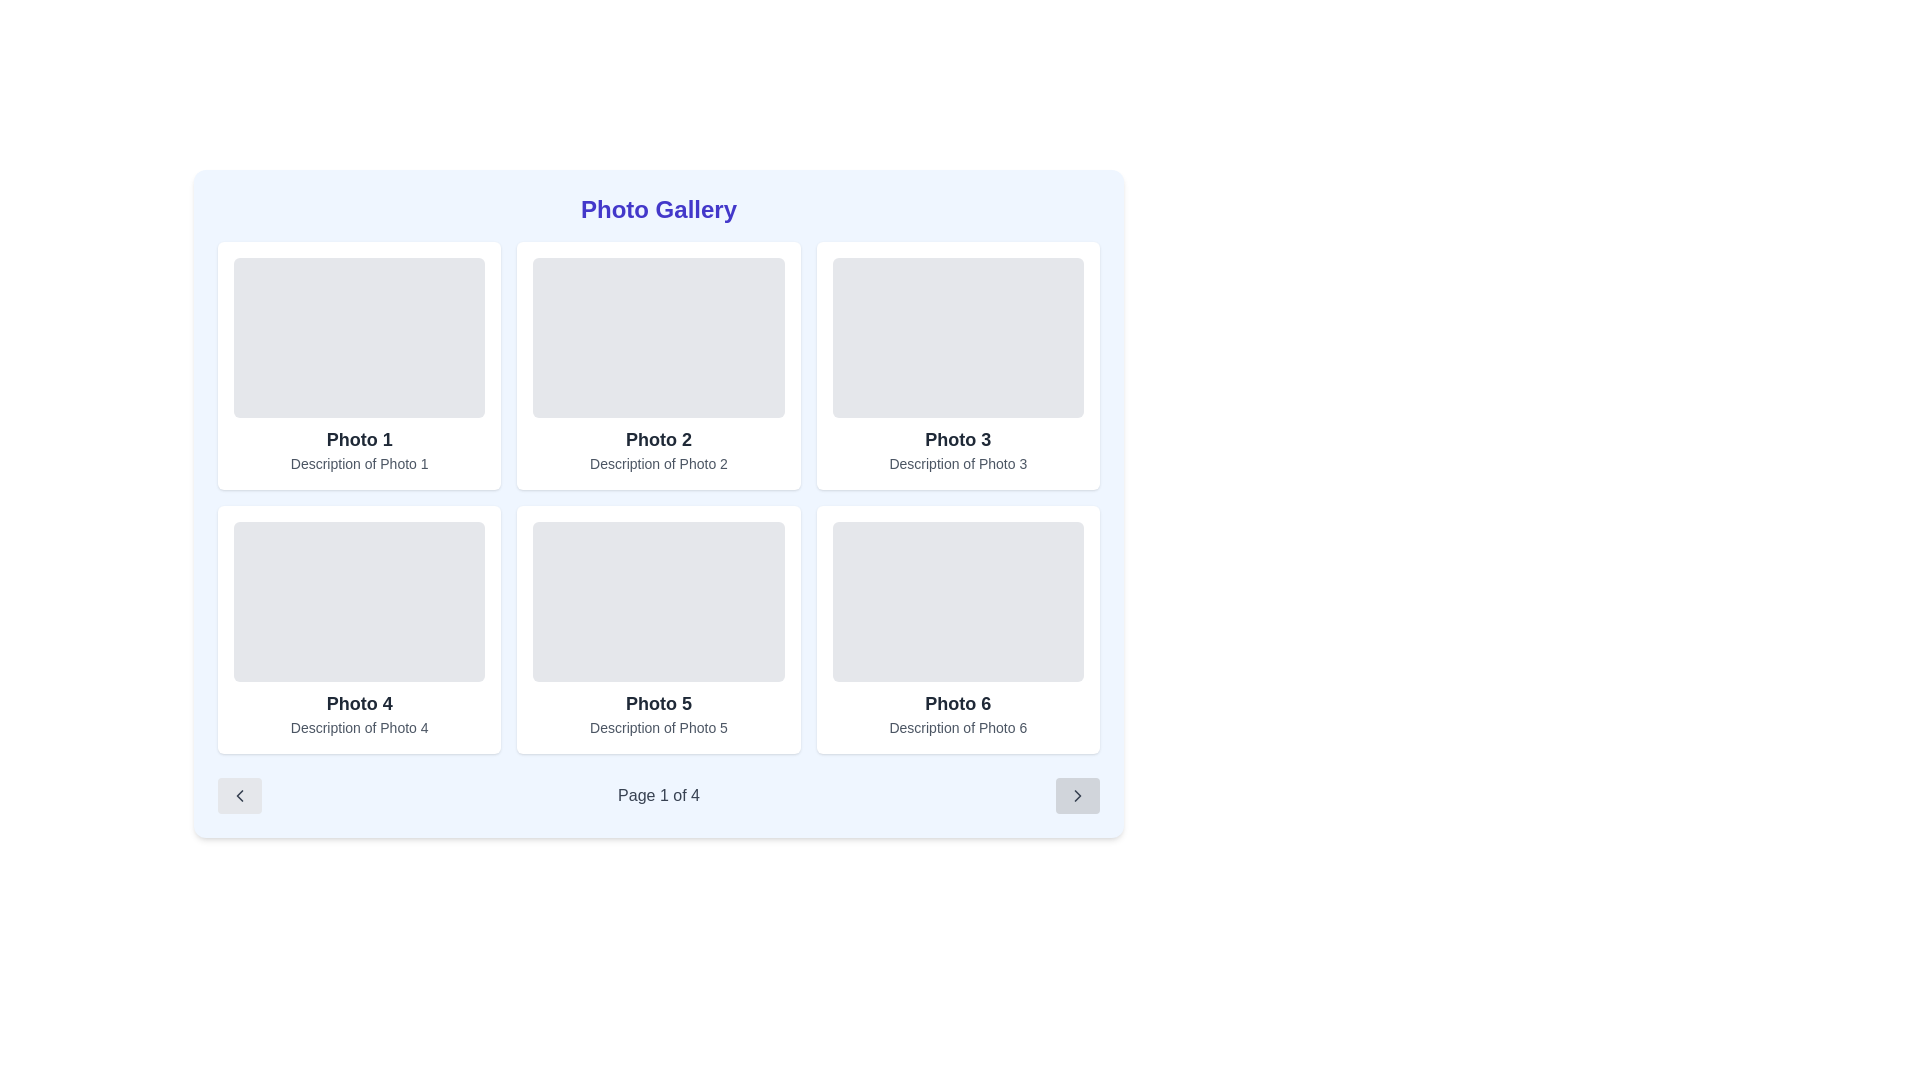 The image size is (1920, 1080). Describe the element at coordinates (240, 794) in the screenshot. I see `the Chevron Left icon located at the bottom-left corner of the content frame` at that location.